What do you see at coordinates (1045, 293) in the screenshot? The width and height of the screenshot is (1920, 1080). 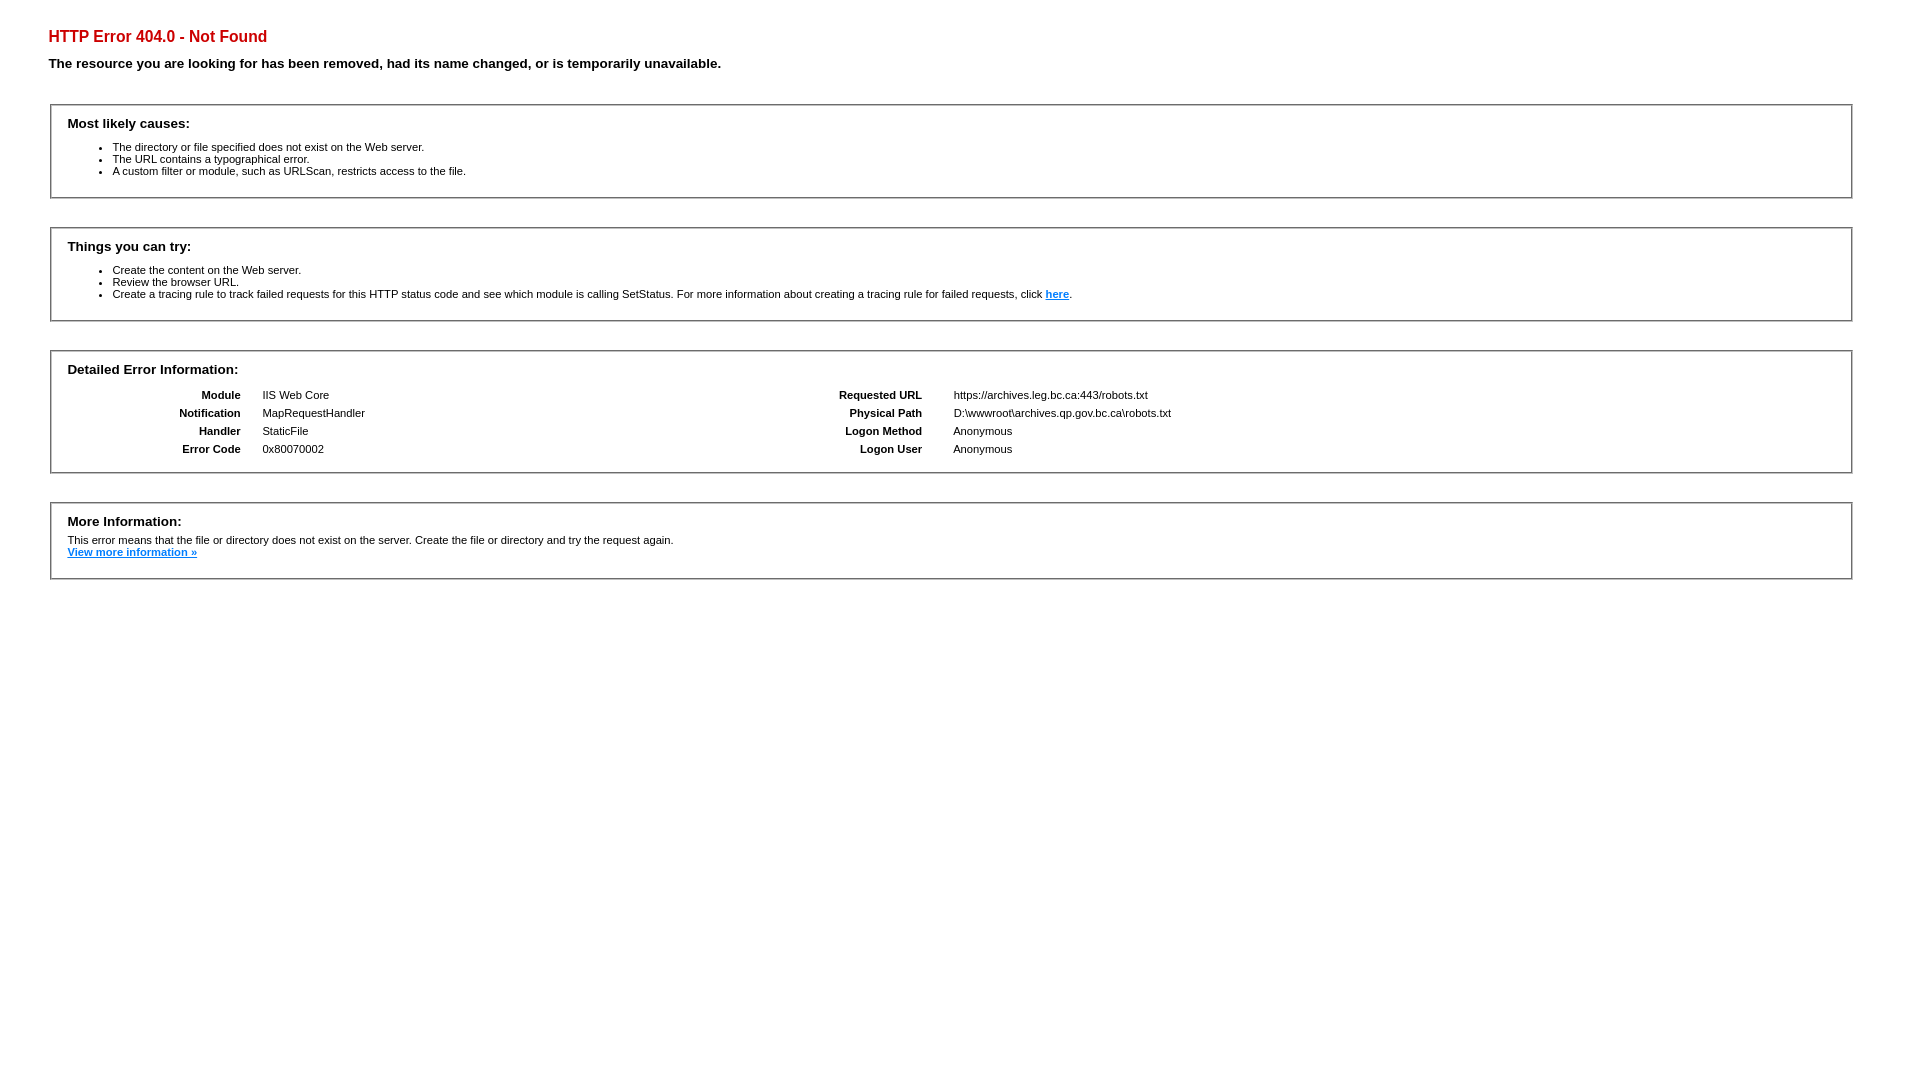 I see `'here'` at bounding box center [1045, 293].